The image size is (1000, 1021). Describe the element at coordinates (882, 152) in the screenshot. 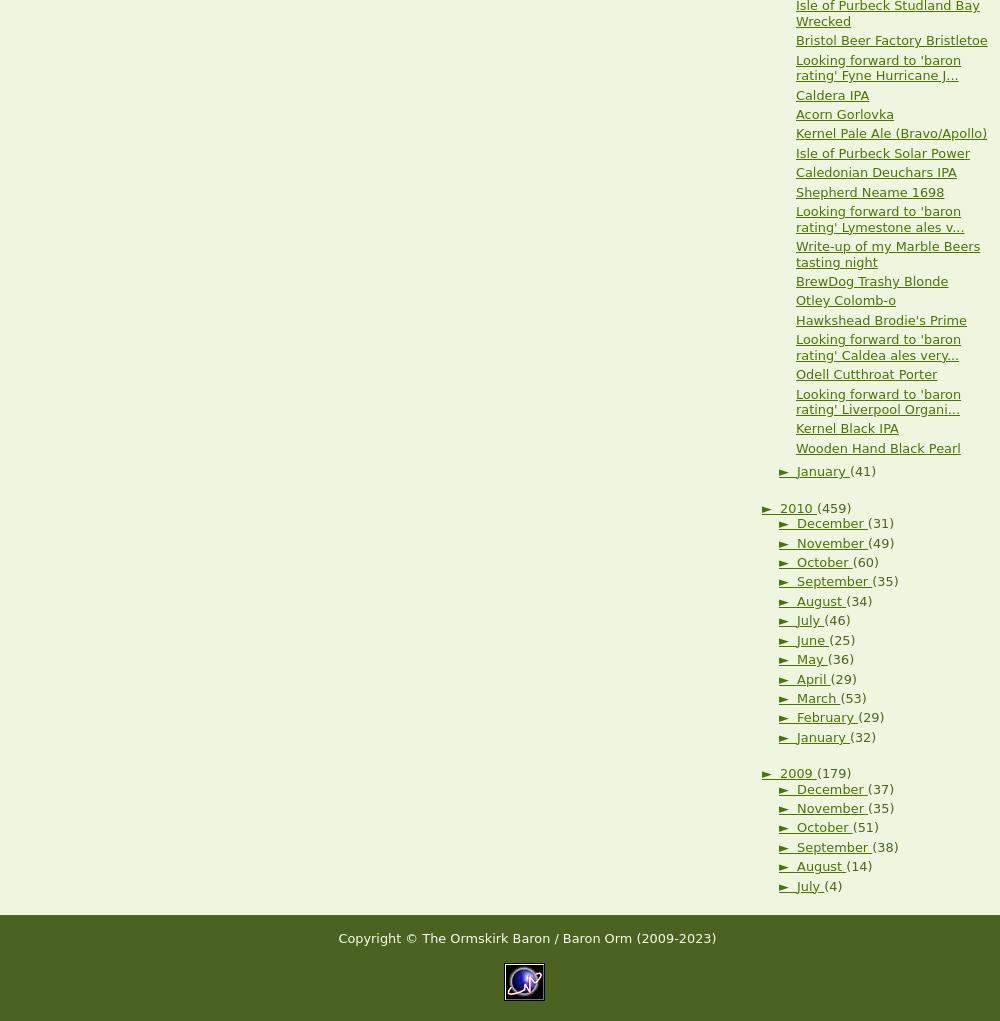

I see `'Isle of Purbeck Solar Power'` at that location.